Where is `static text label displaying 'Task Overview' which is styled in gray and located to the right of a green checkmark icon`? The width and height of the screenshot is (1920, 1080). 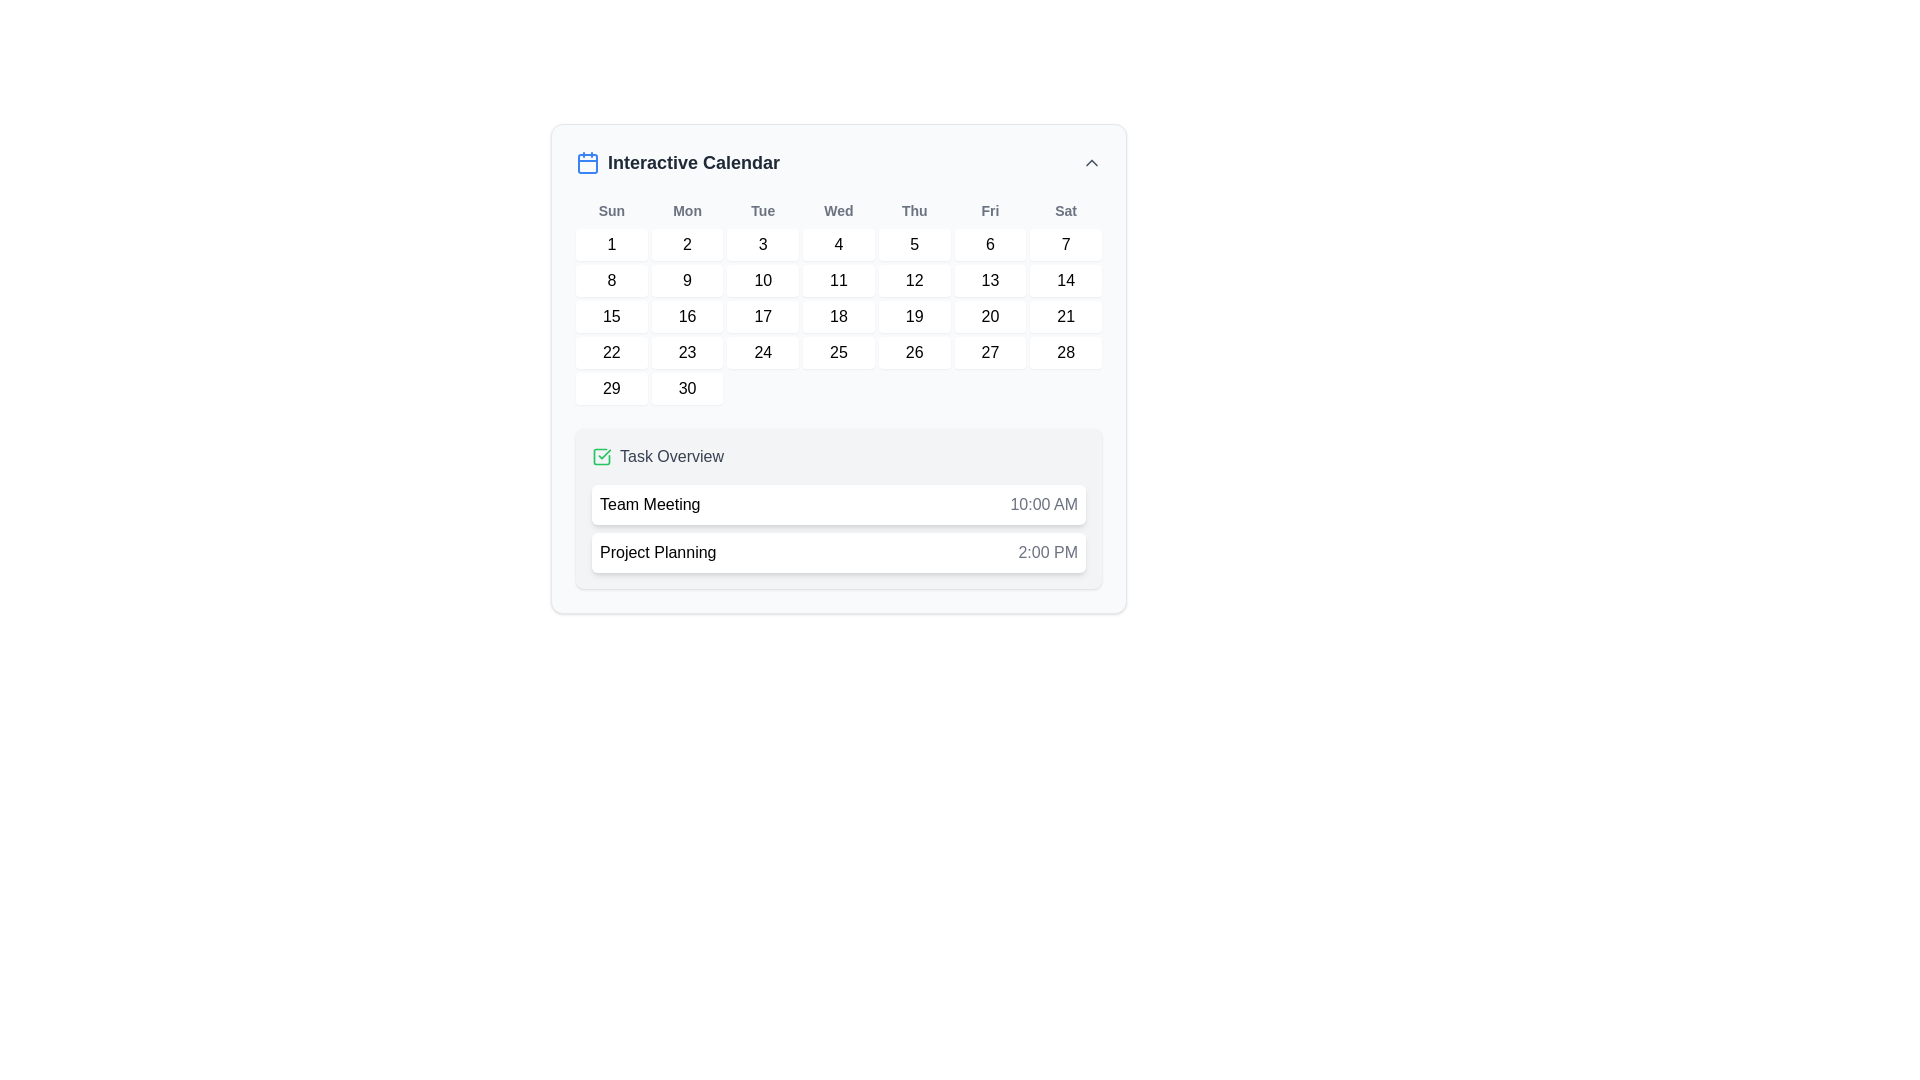 static text label displaying 'Task Overview' which is styled in gray and located to the right of a green checkmark icon is located at coordinates (672, 456).